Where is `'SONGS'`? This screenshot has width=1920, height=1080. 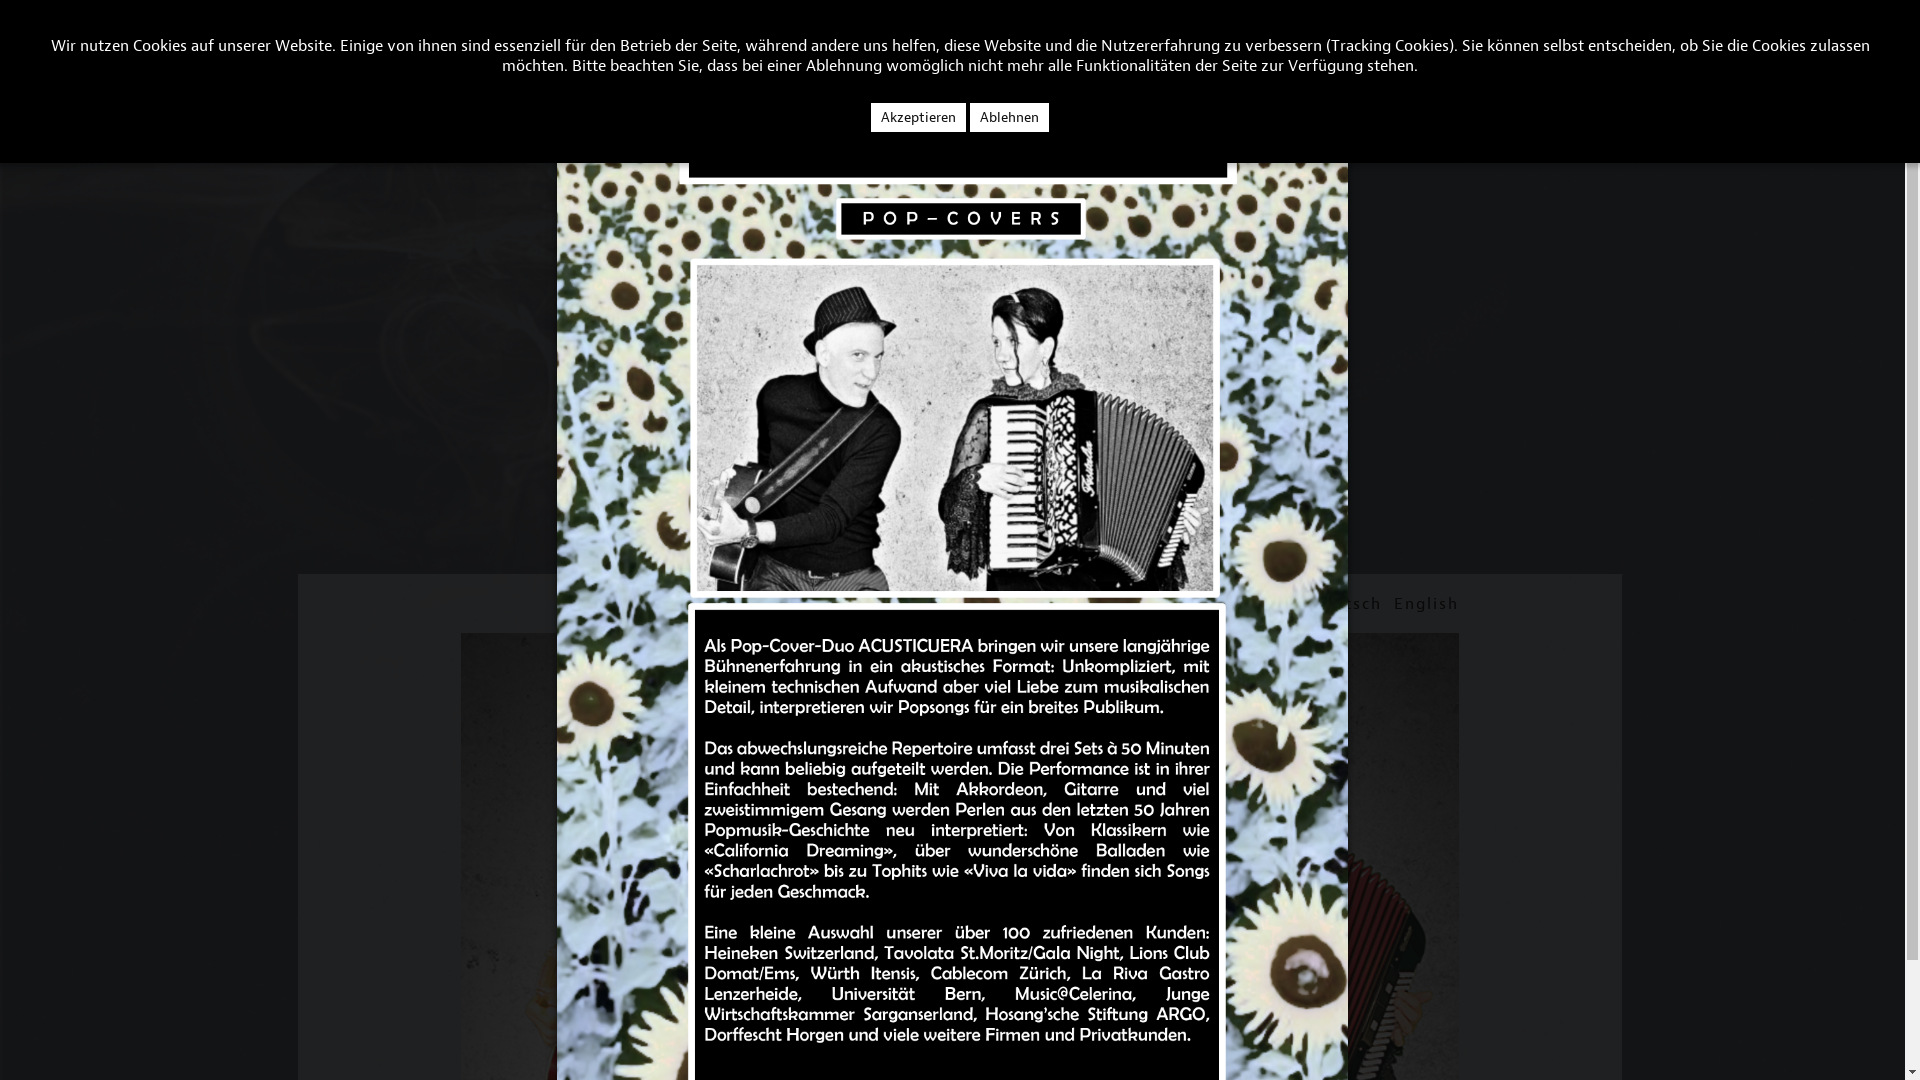 'SONGS' is located at coordinates (203, 56).